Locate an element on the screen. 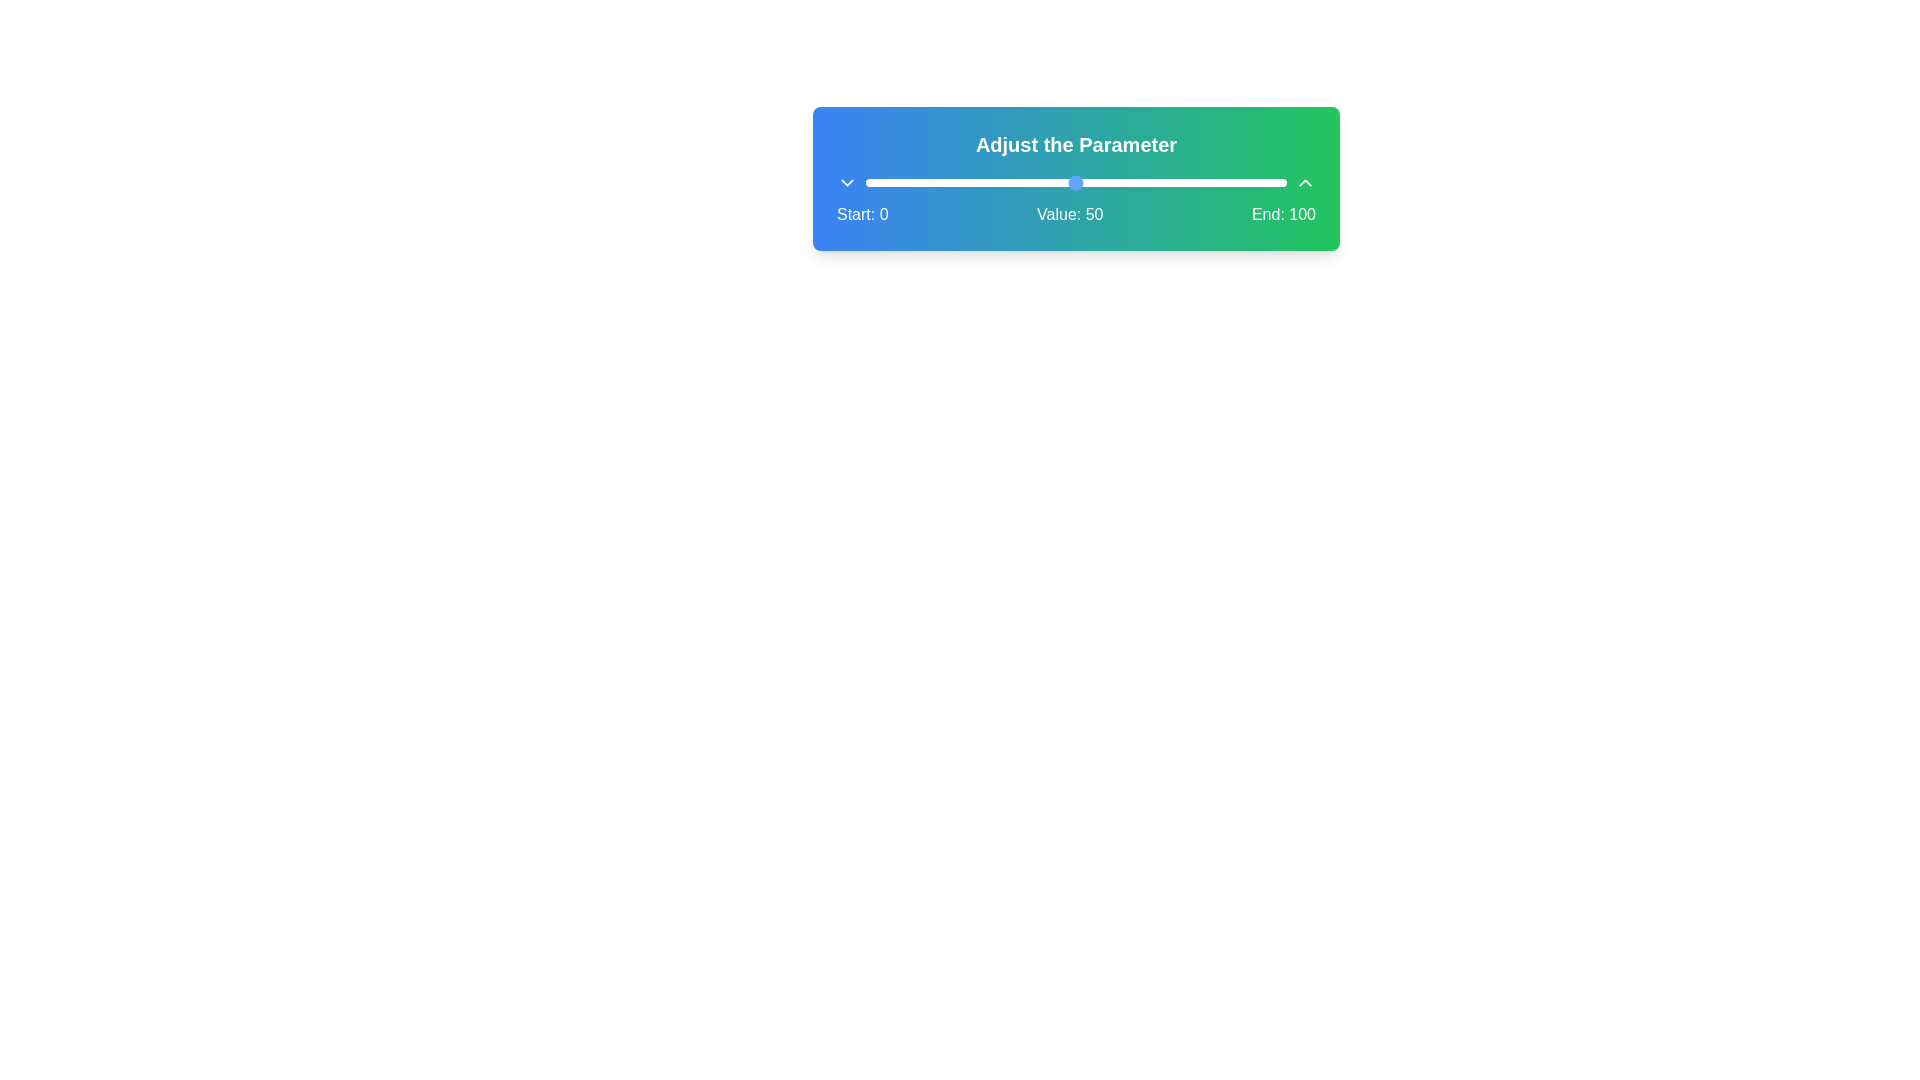 The height and width of the screenshot is (1080, 1920). the slider is located at coordinates (915, 182).